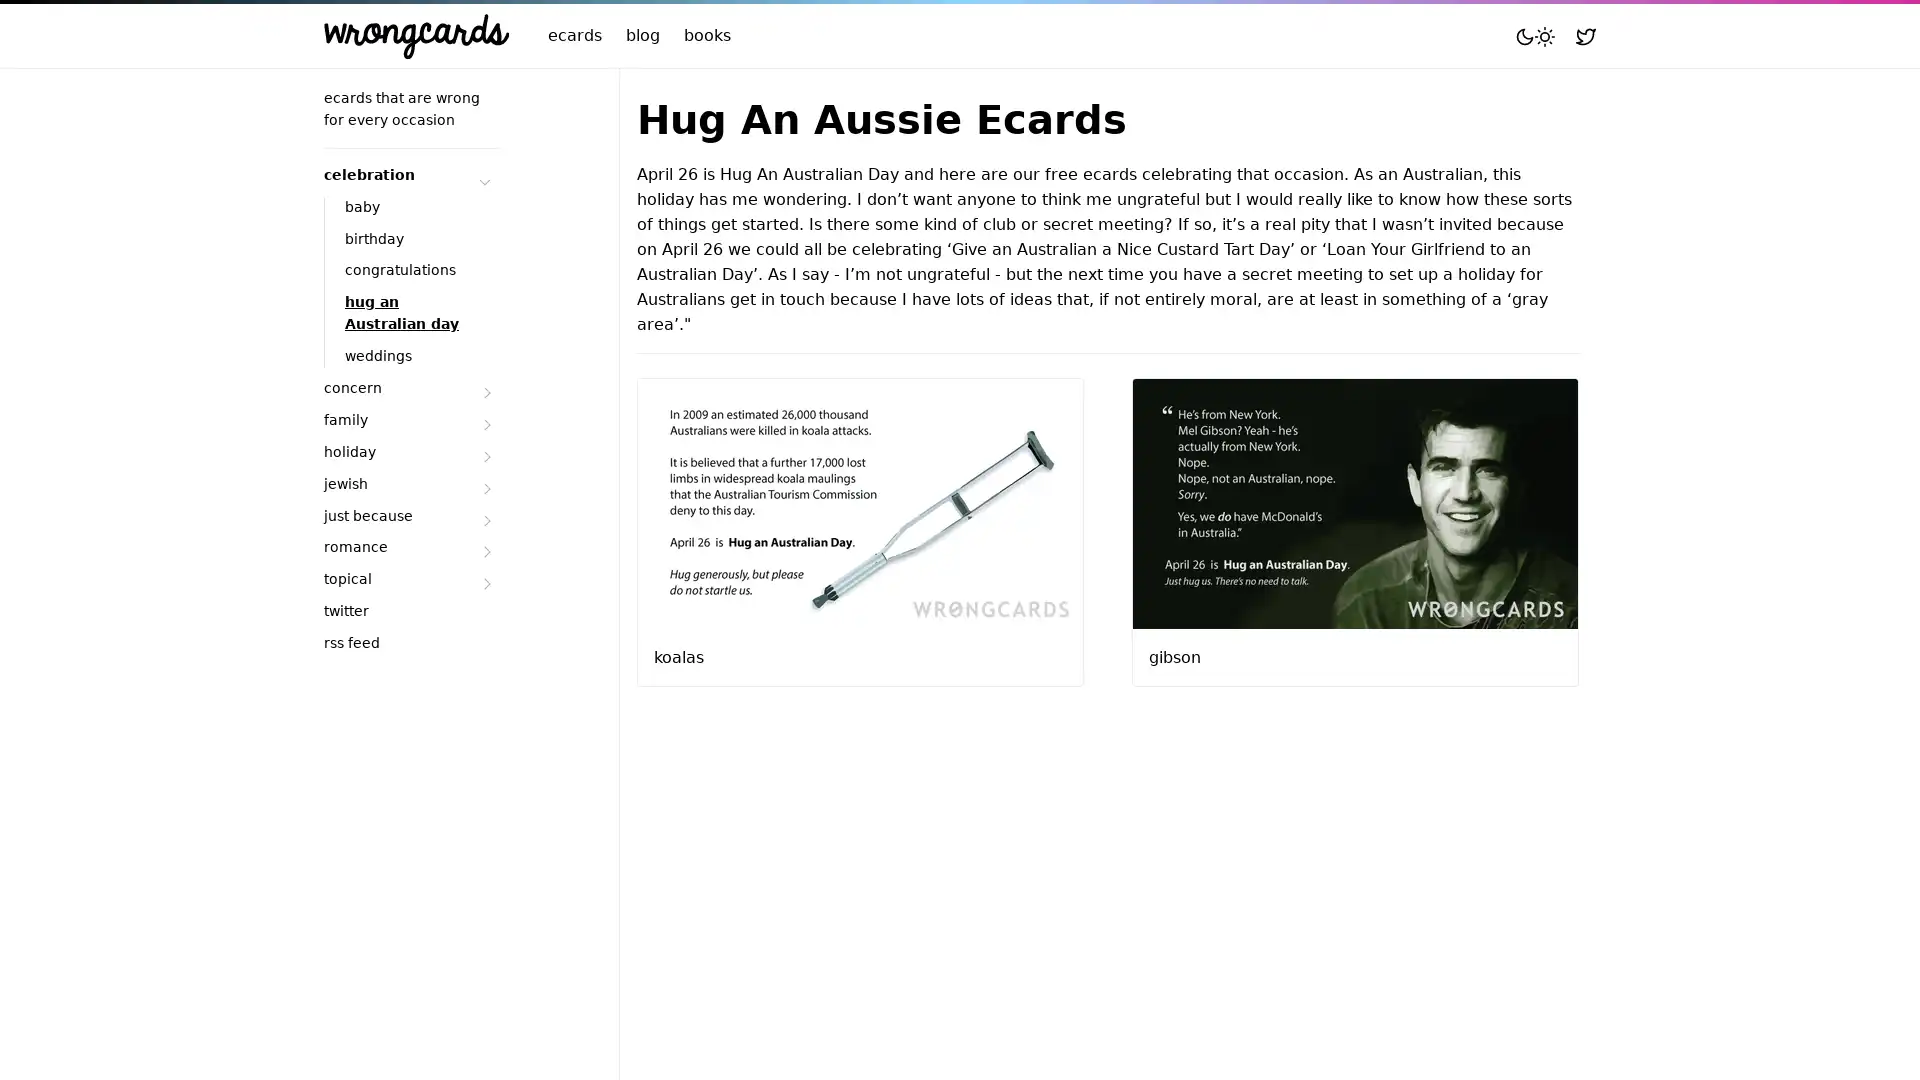 This screenshot has width=1920, height=1080. I want to click on Submenu, so click(484, 455).